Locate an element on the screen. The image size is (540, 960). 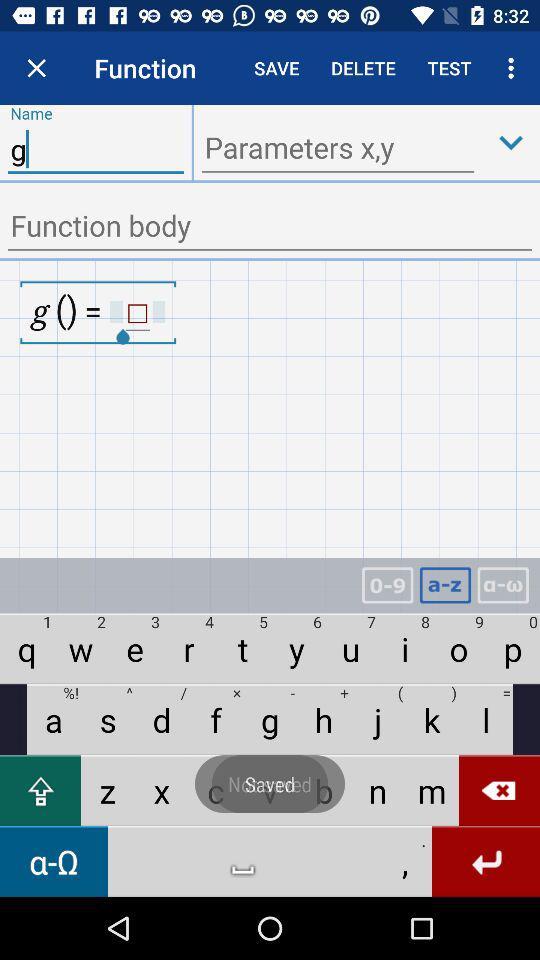
change alphabet is located at coordinates (502, 585).